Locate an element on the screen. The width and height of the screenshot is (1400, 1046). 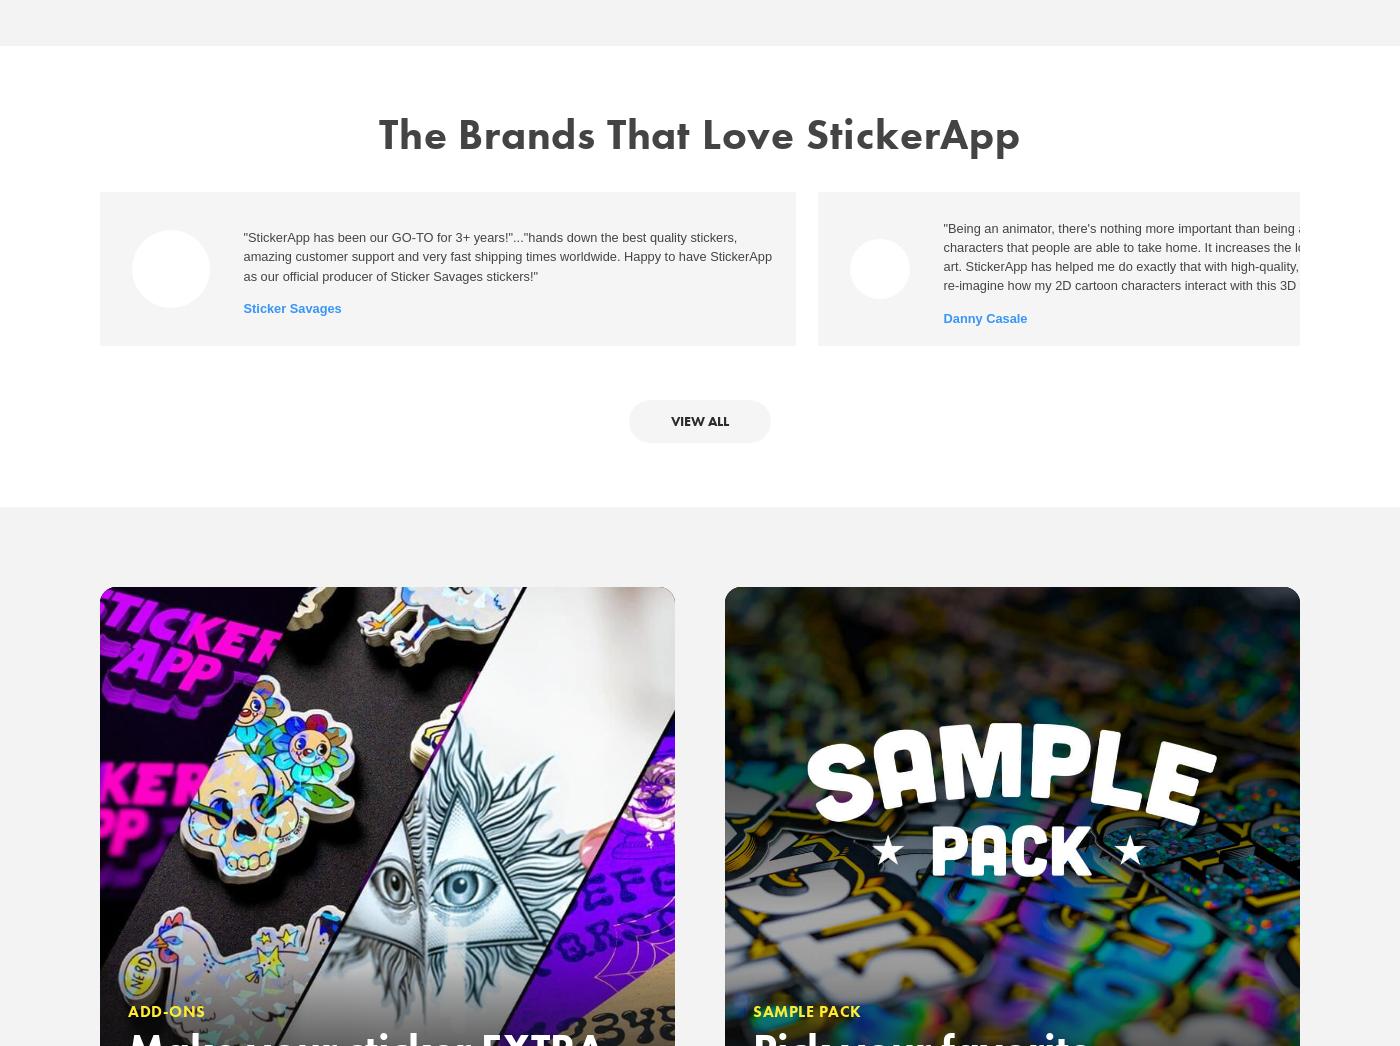
'Cookie Policy' is located at coordinates (851, 406).